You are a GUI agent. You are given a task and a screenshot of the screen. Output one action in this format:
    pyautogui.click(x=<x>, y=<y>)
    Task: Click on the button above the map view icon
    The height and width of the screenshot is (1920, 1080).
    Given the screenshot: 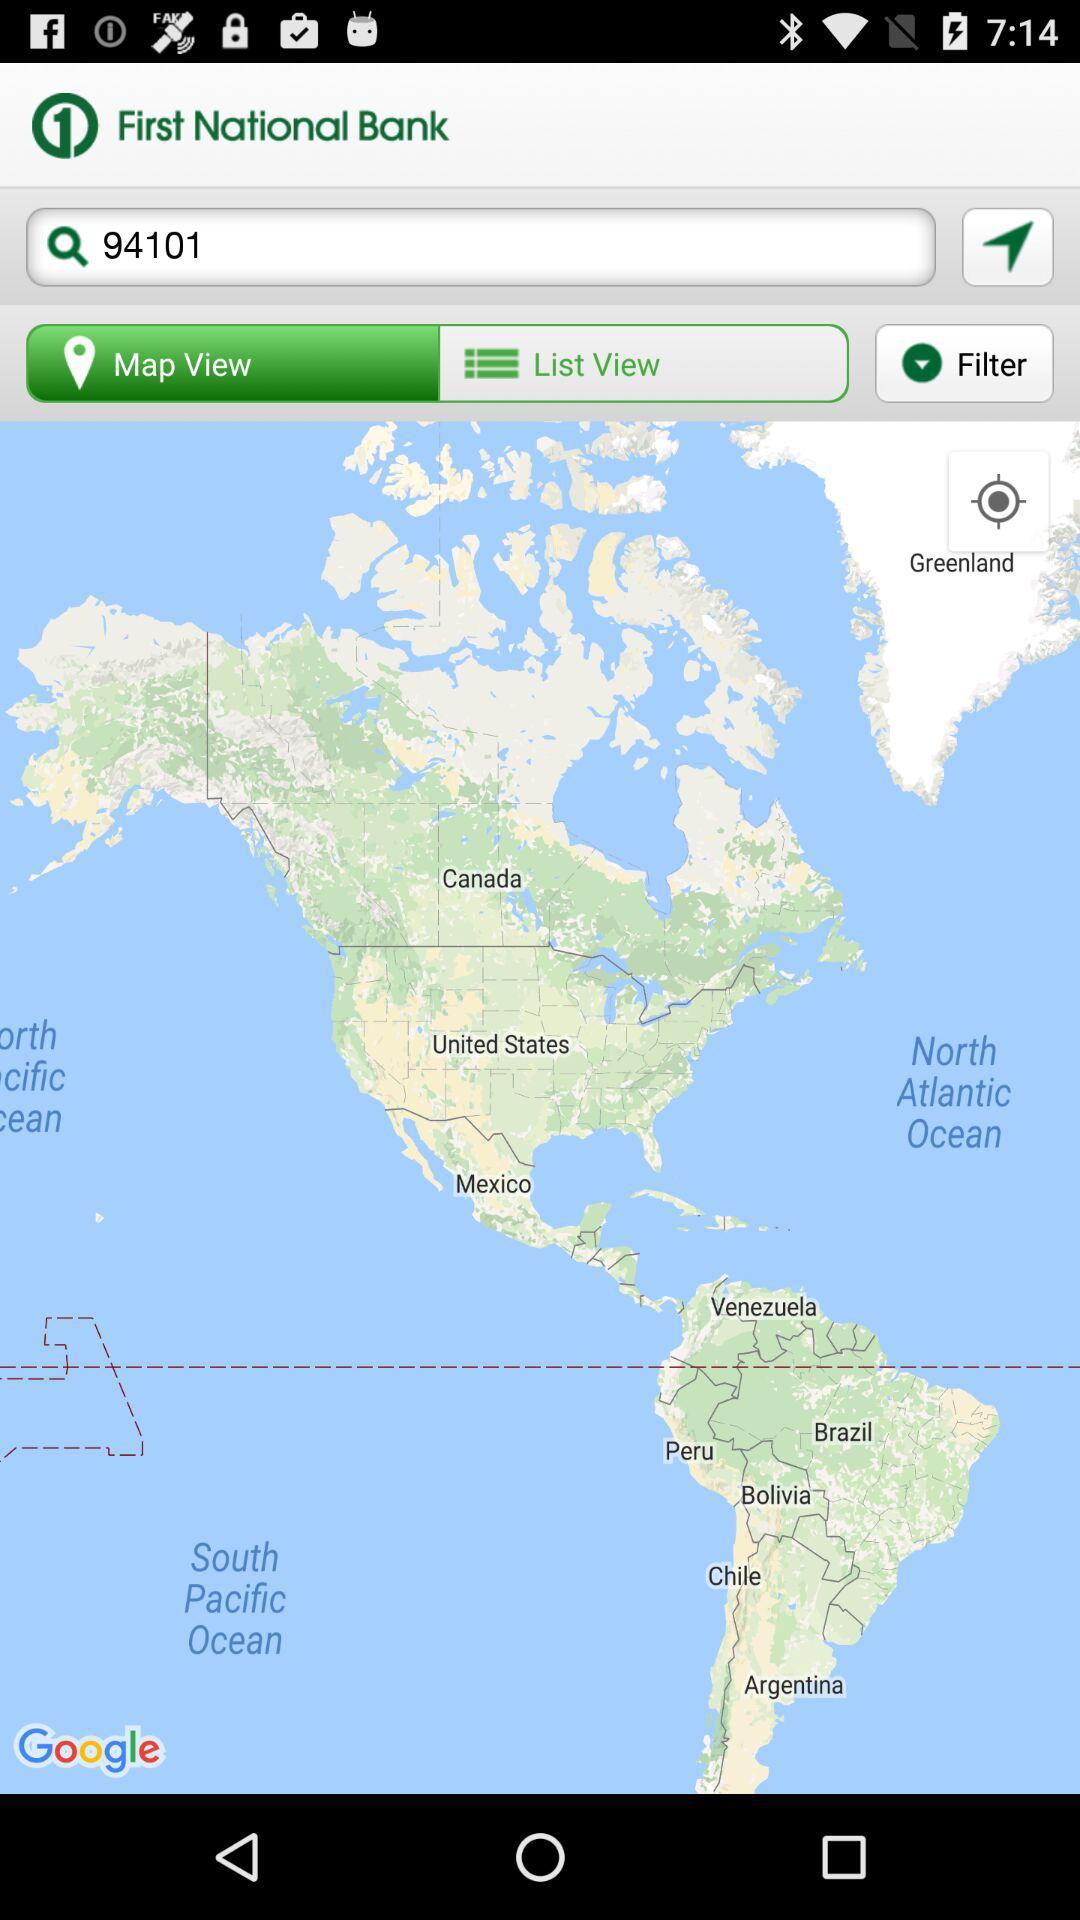 What is the action you would take?
    pyautogui.click(x=481, y=246)
    